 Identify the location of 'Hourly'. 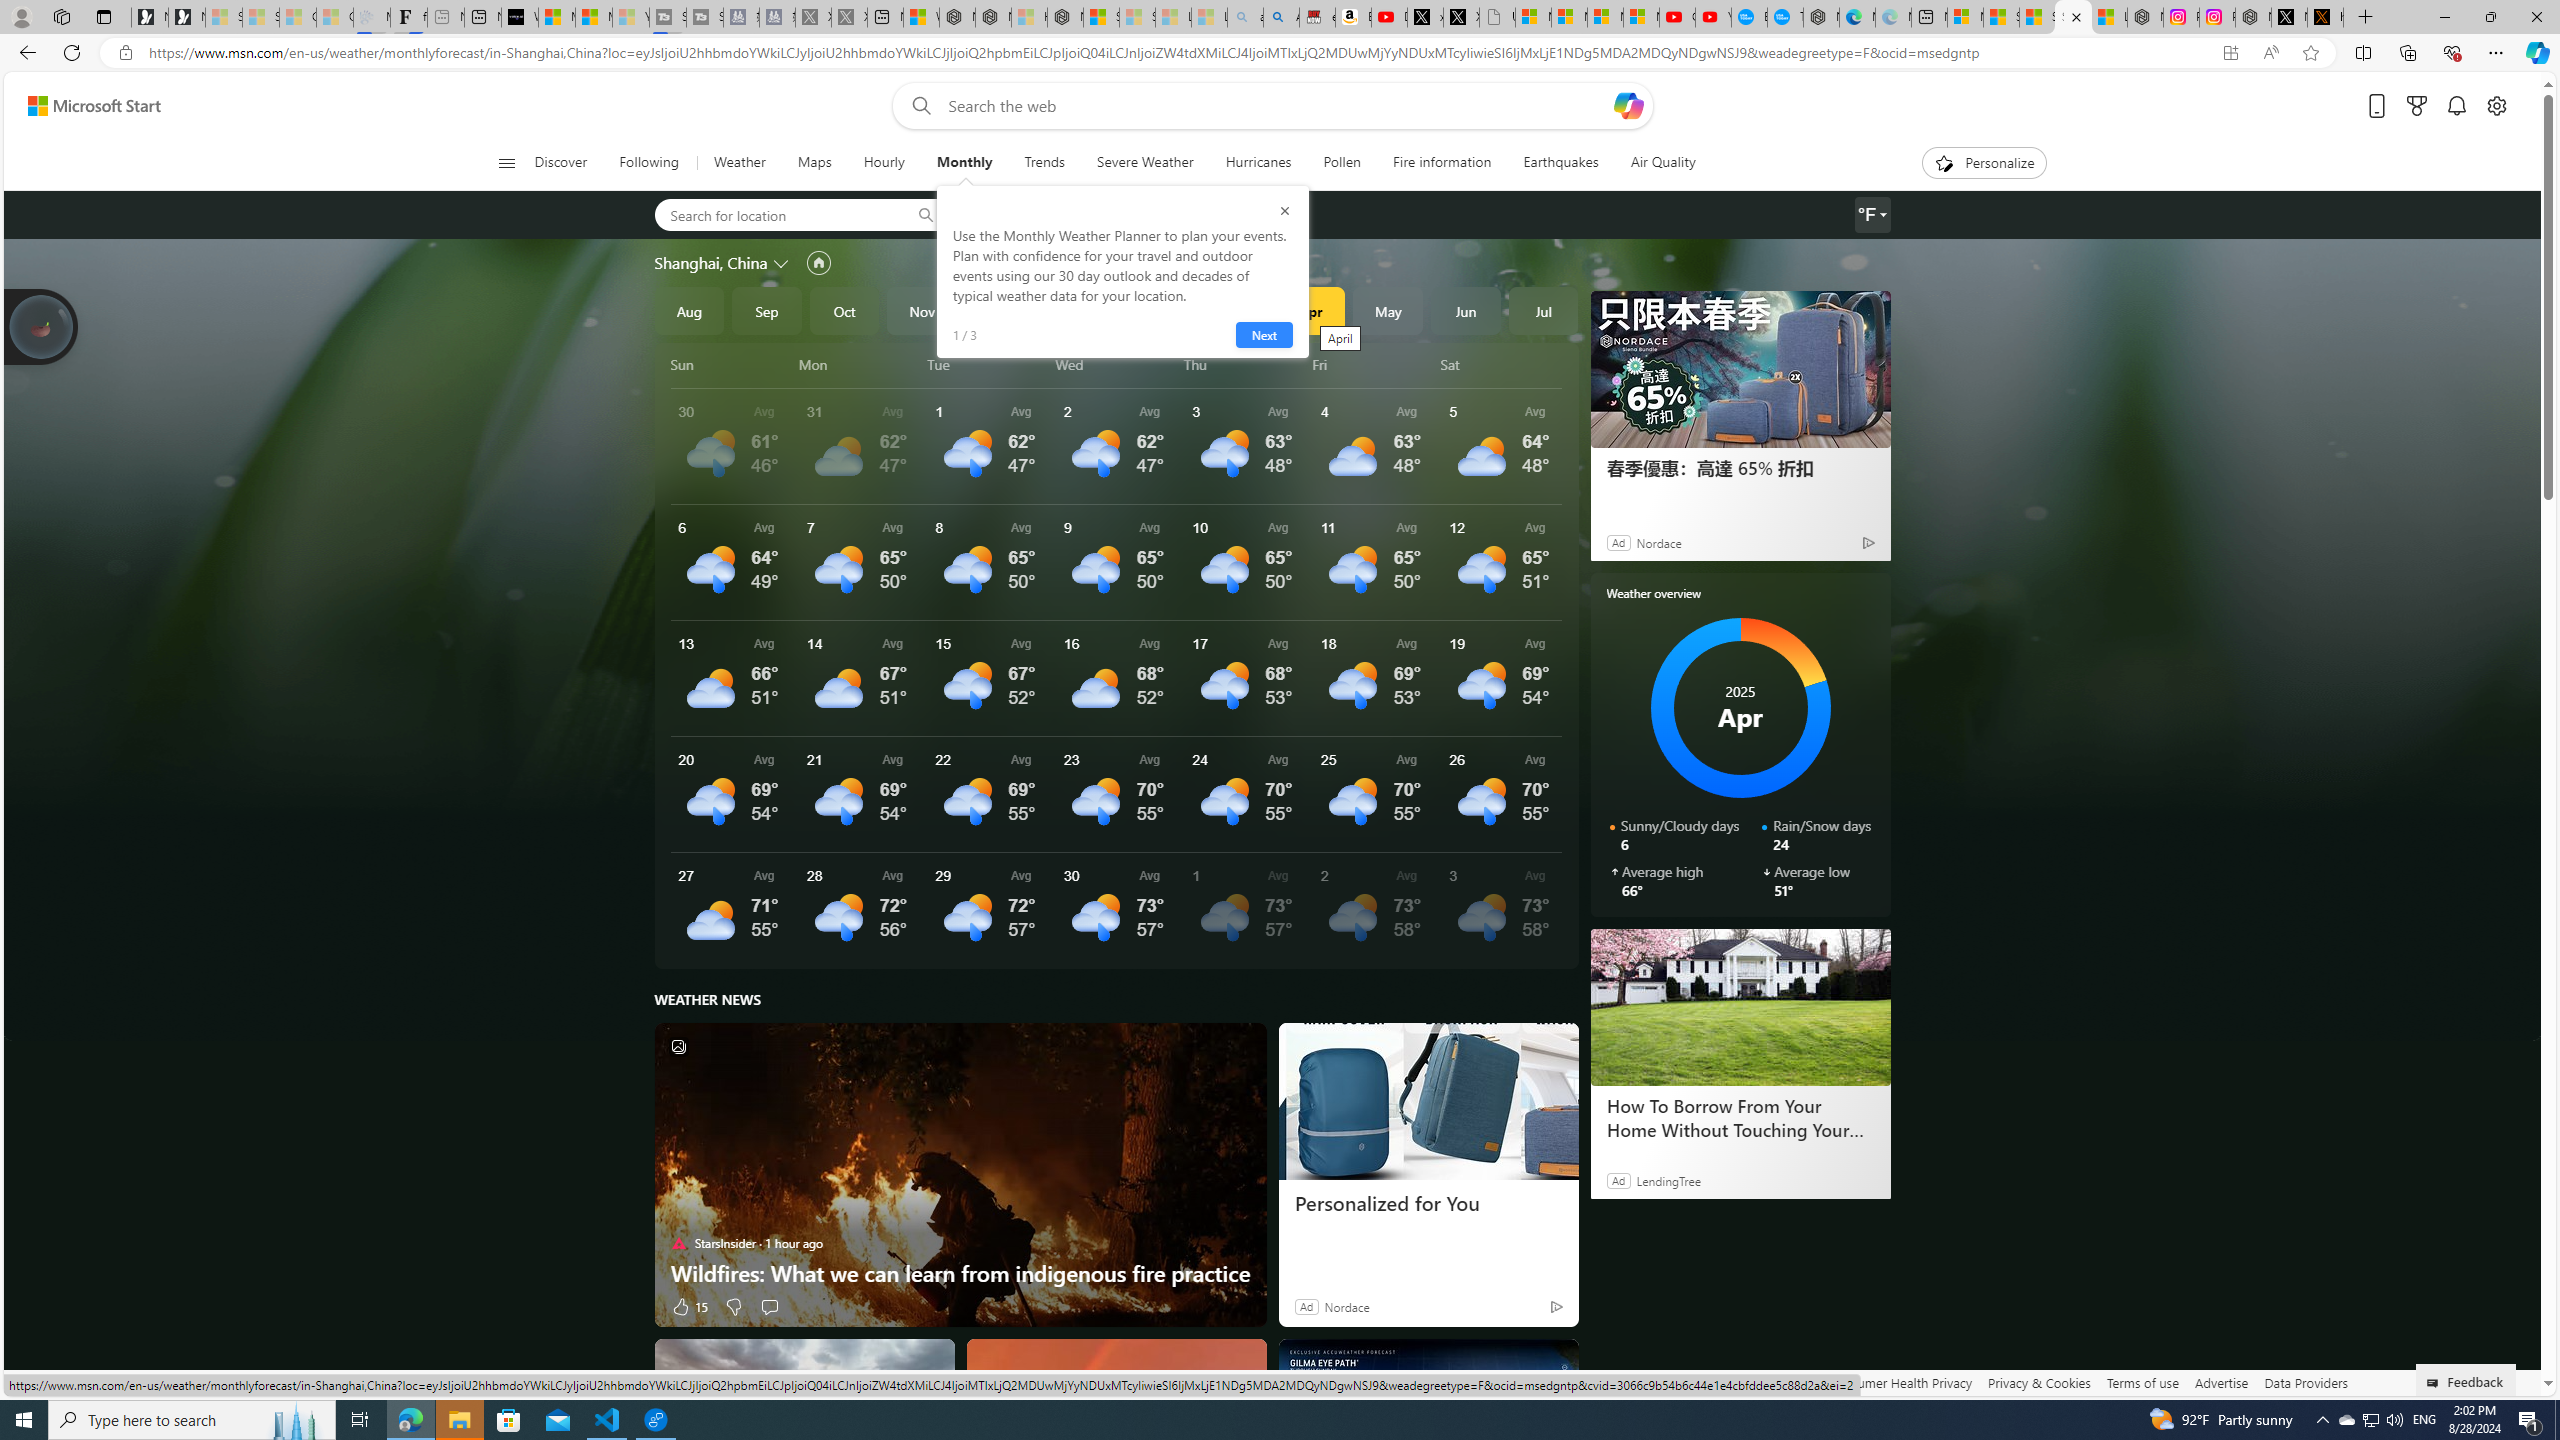
(884, 162).